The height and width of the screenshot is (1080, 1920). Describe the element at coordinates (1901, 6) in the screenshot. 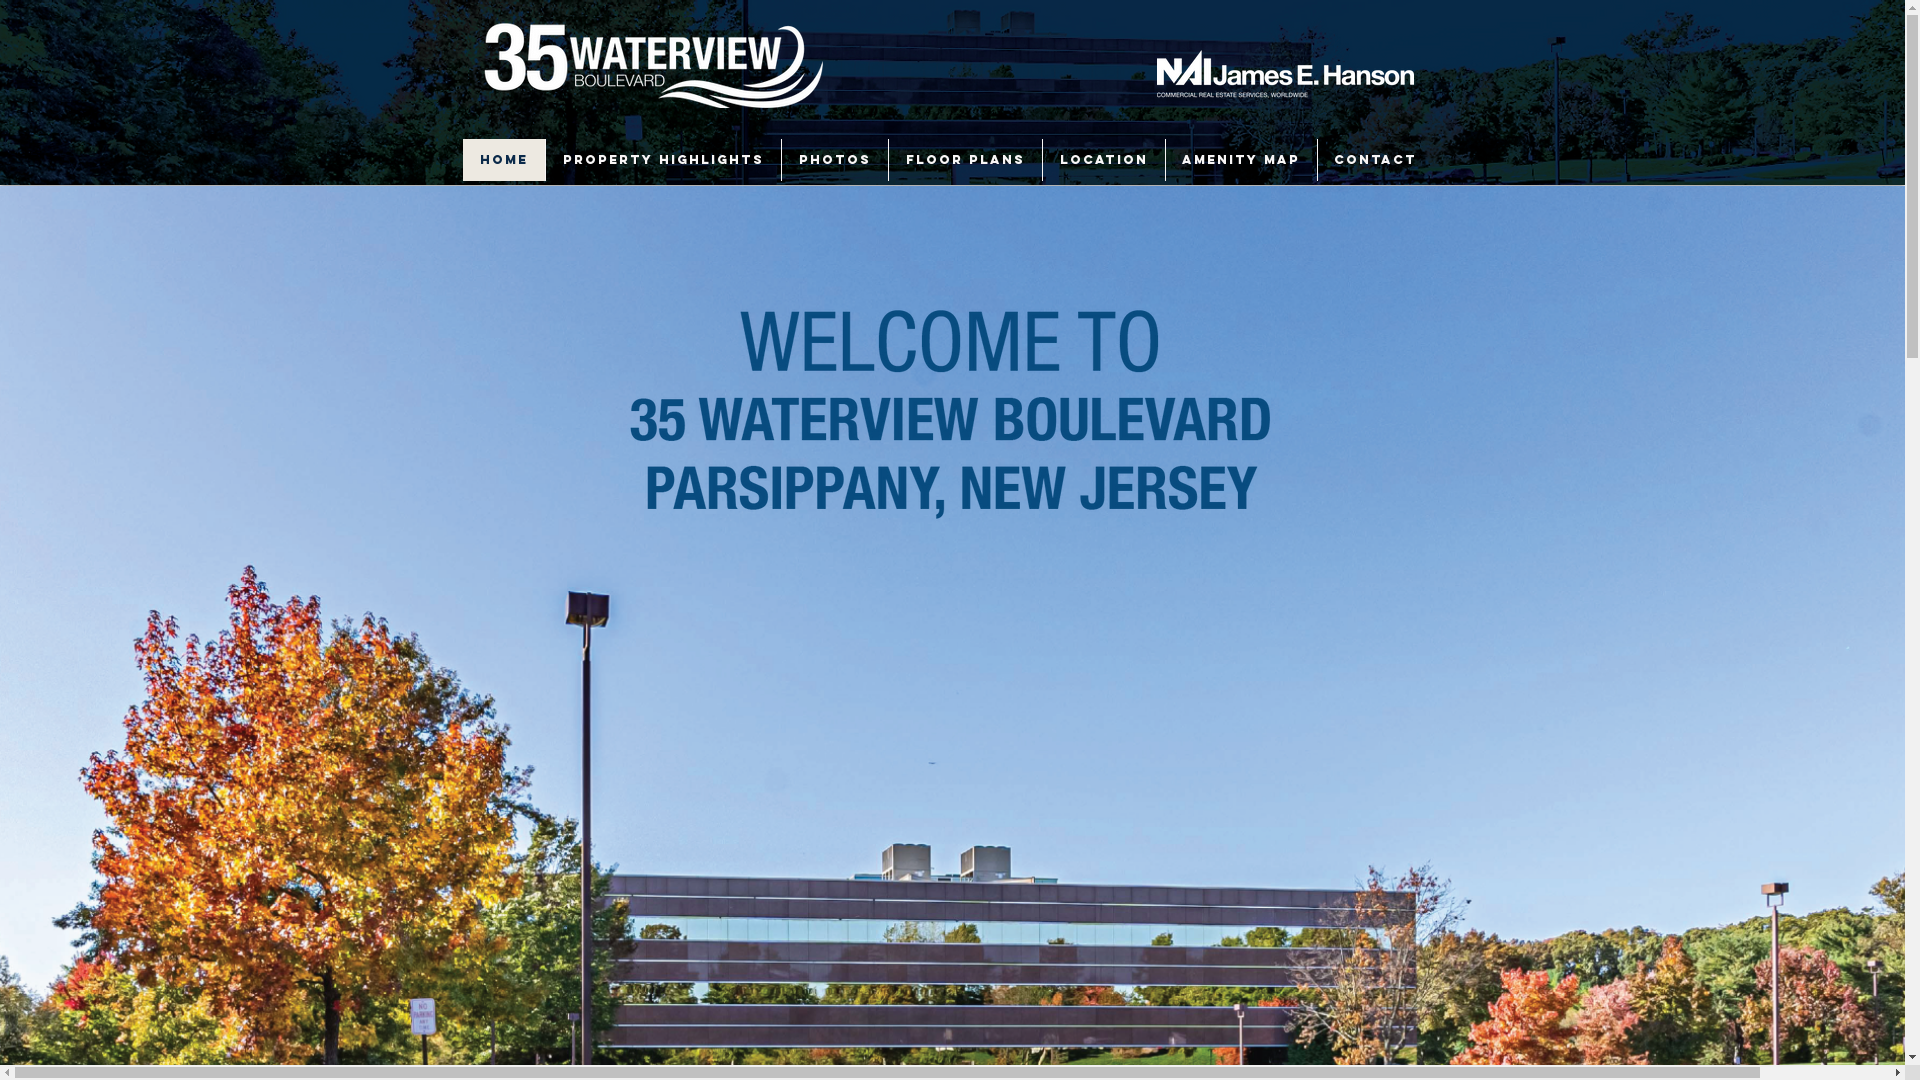

I see `'TWIPLA (Visitor Analytics)'` at that location.